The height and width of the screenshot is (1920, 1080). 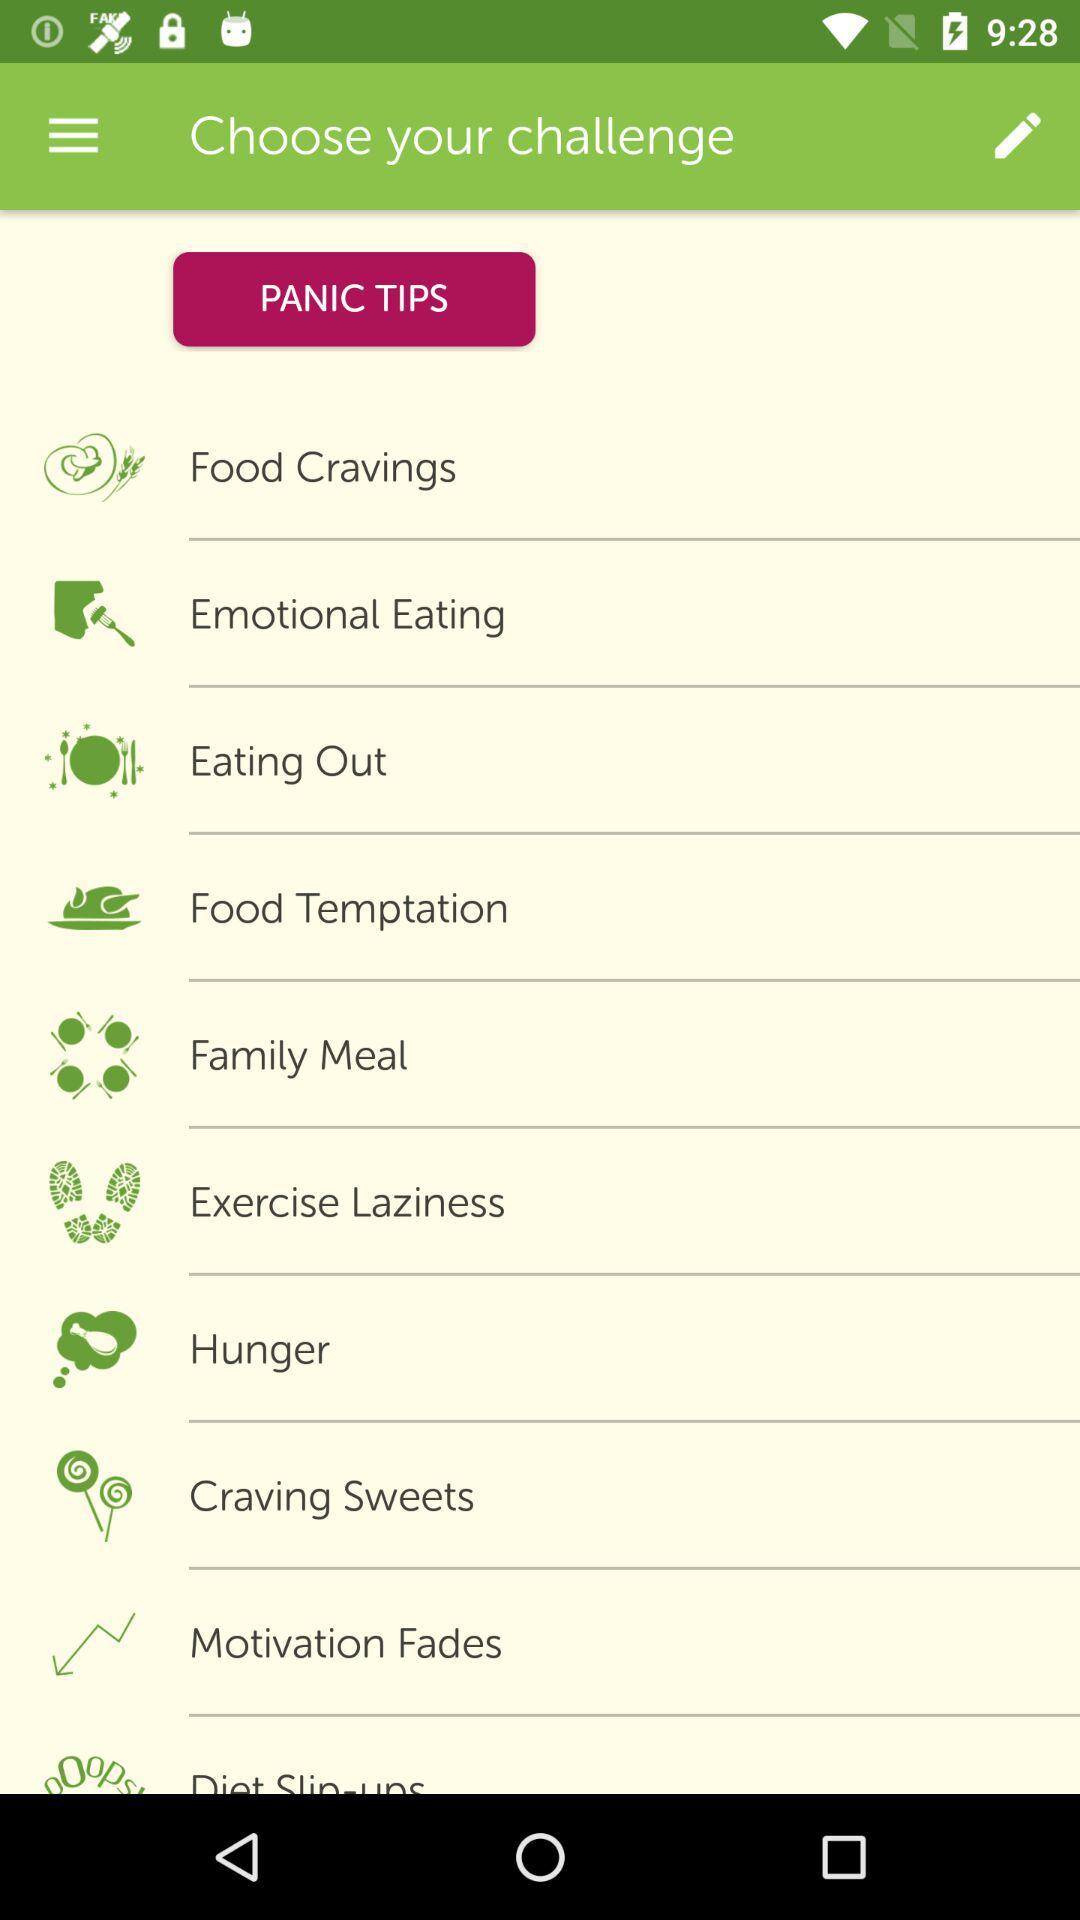 I want to click on the icon above the food cravings icon, so click(x=1017, y=135).